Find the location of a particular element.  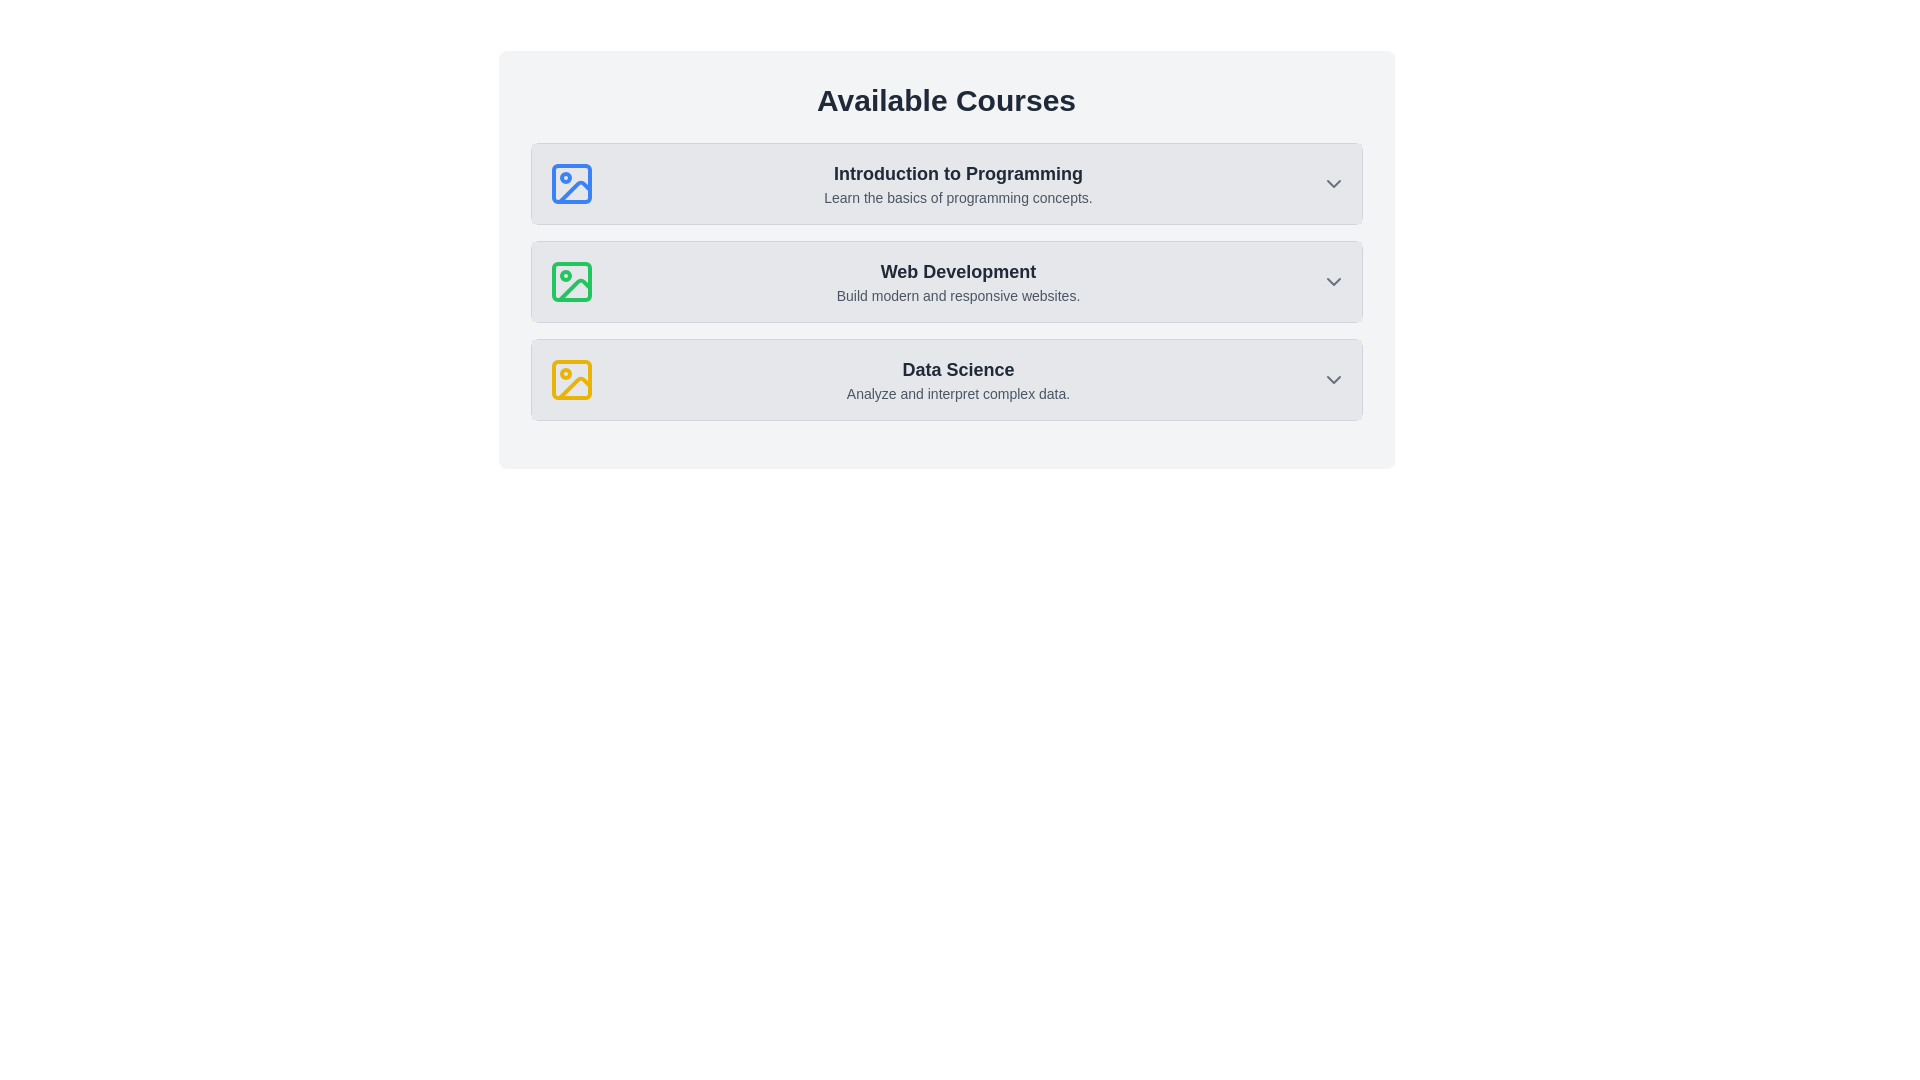

the green-bordered rectangular icon inside the 'Web Development' section, which is the second option in the vertical list of courses is located at coordinates (570, 281).